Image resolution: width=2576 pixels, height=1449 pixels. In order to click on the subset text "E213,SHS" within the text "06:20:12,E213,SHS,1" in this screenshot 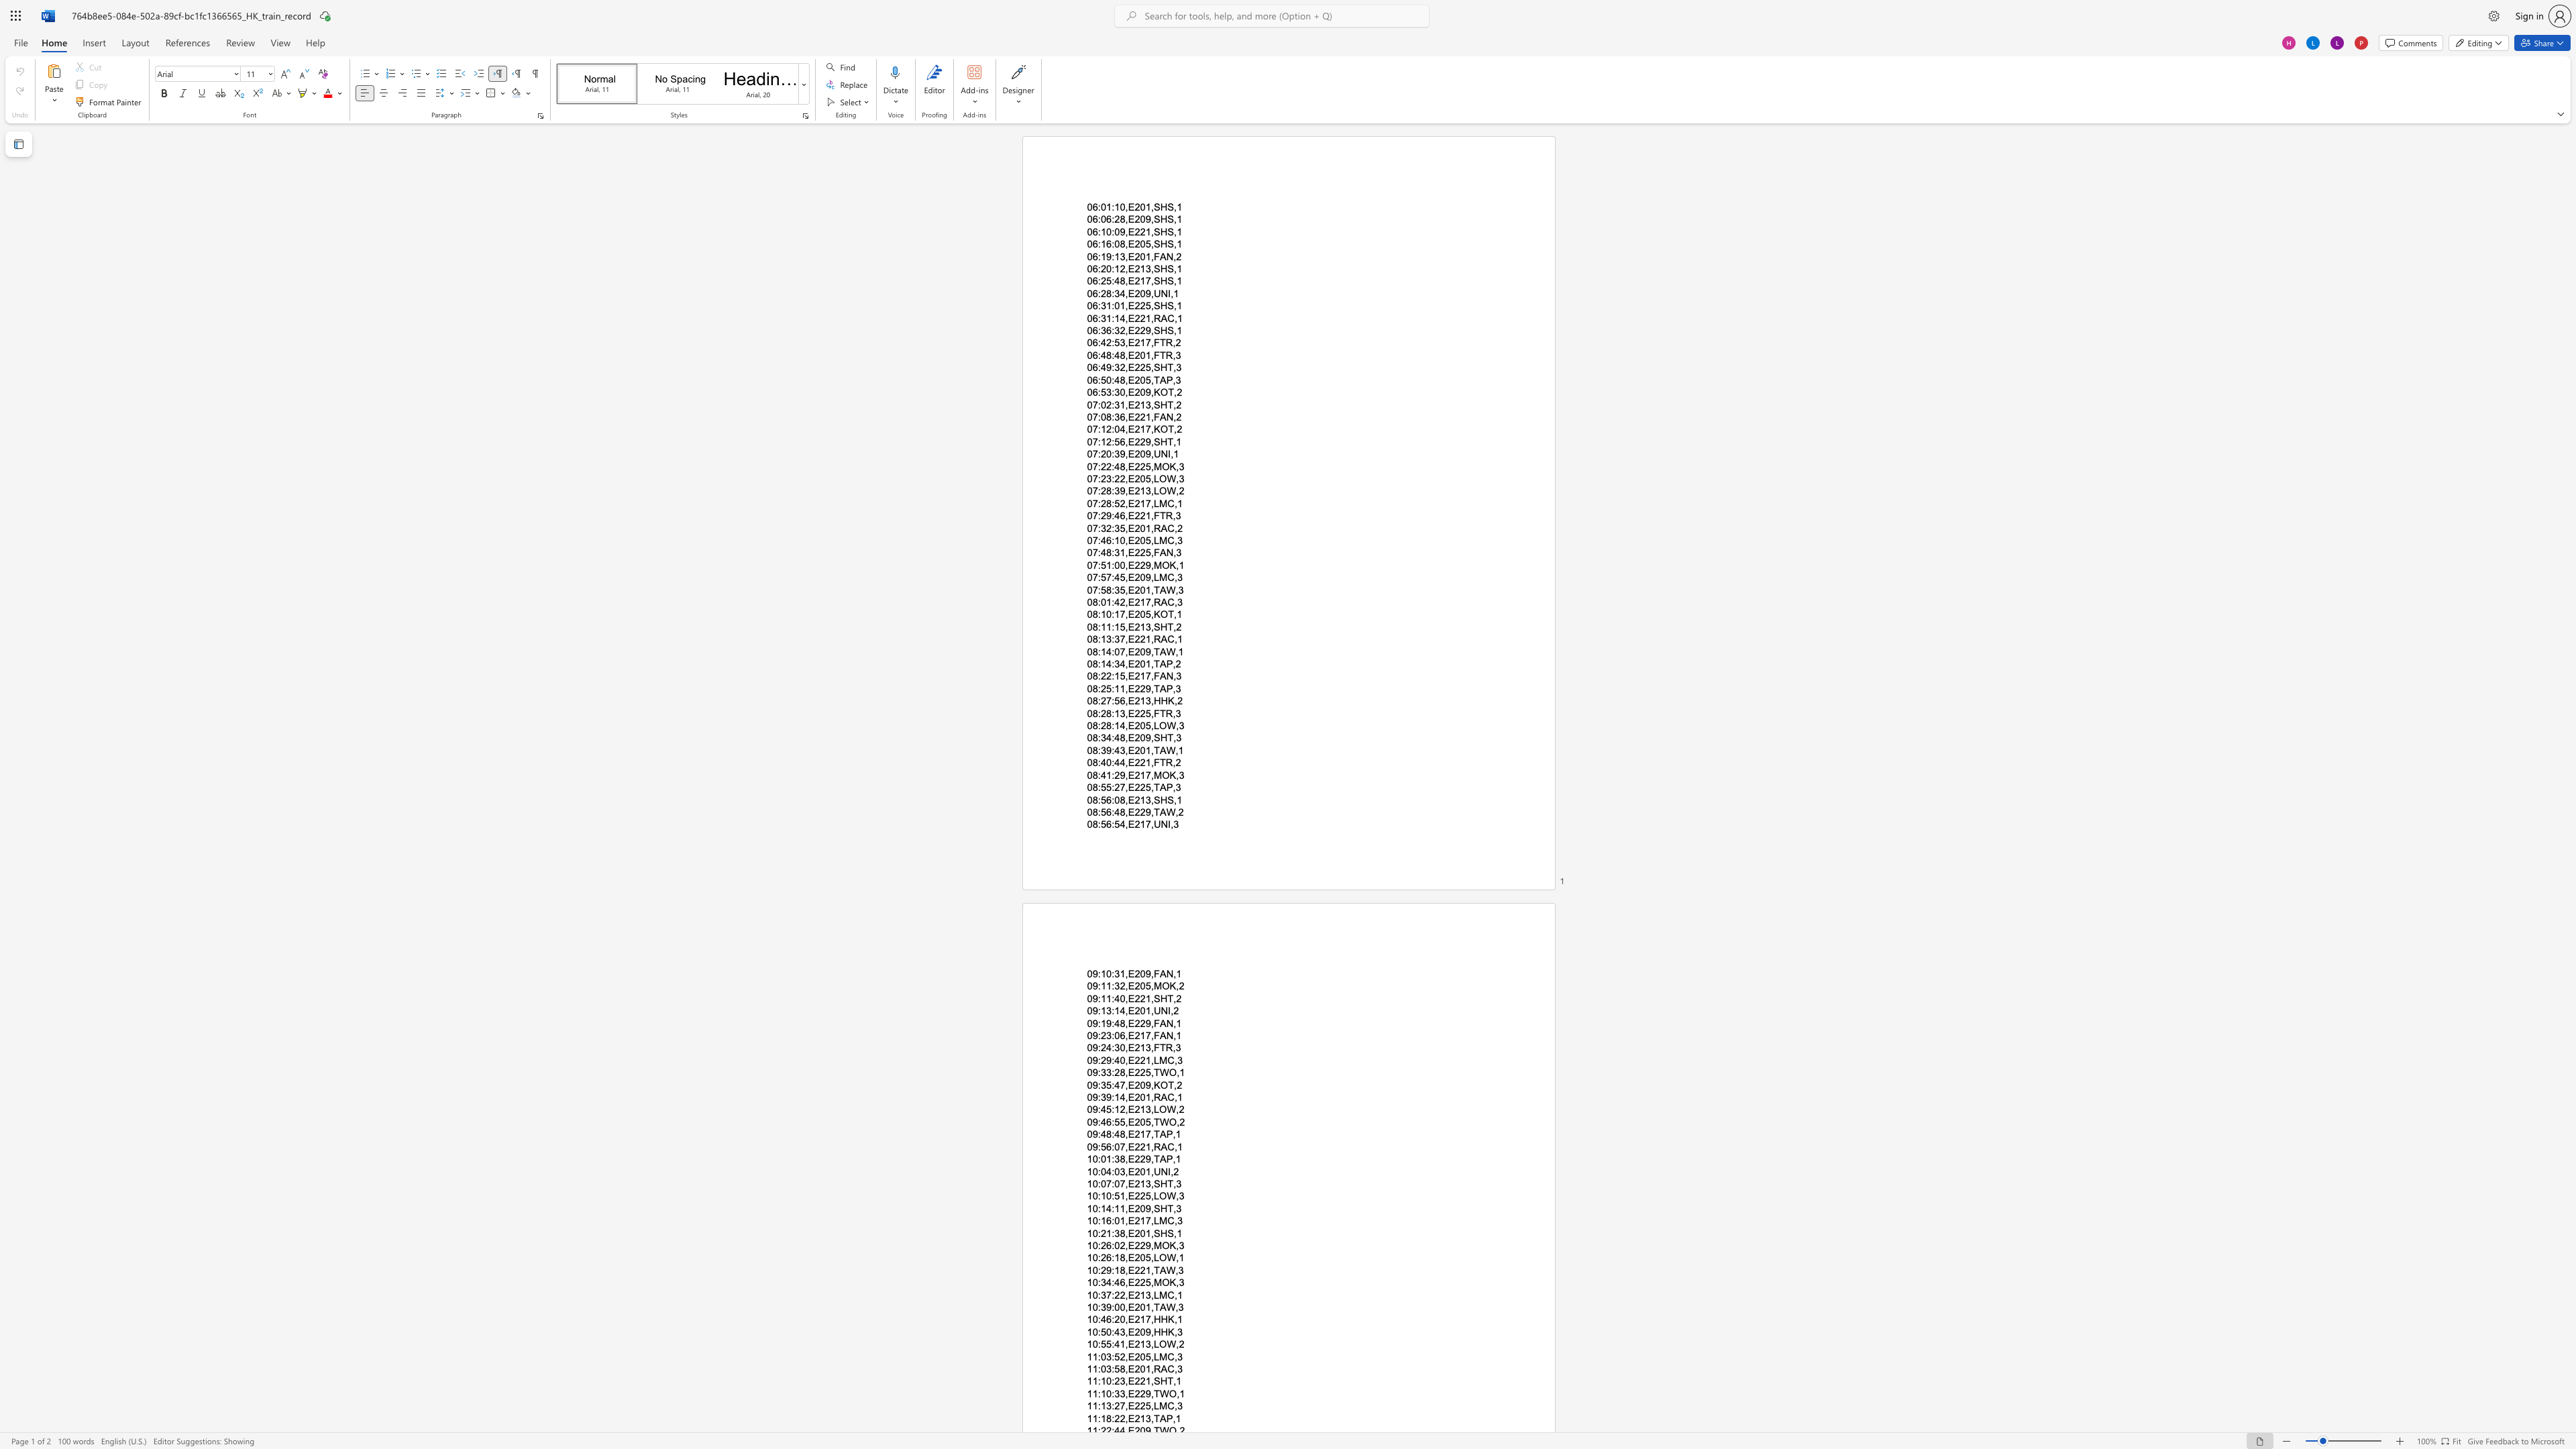, I will do `click(1127, 268)`.